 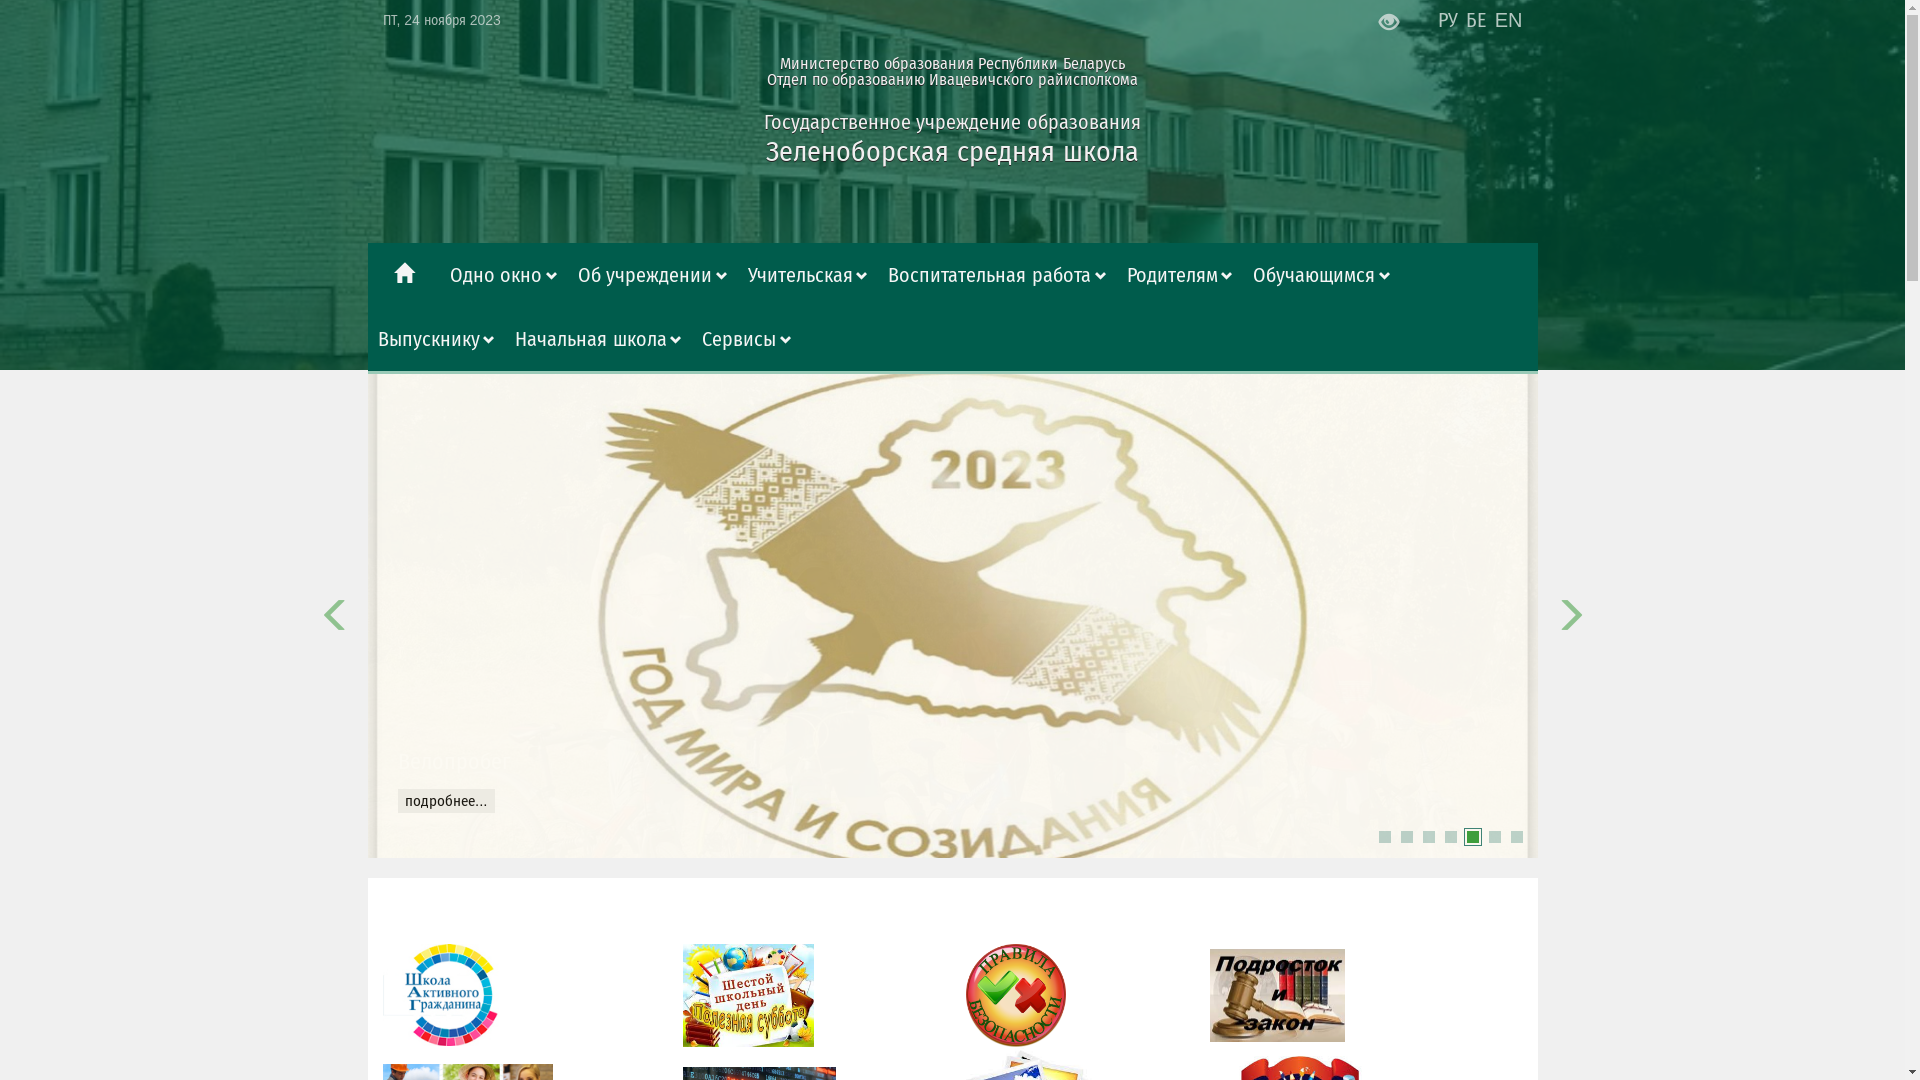 I want to click on '6', so click(x=1493, y=837).